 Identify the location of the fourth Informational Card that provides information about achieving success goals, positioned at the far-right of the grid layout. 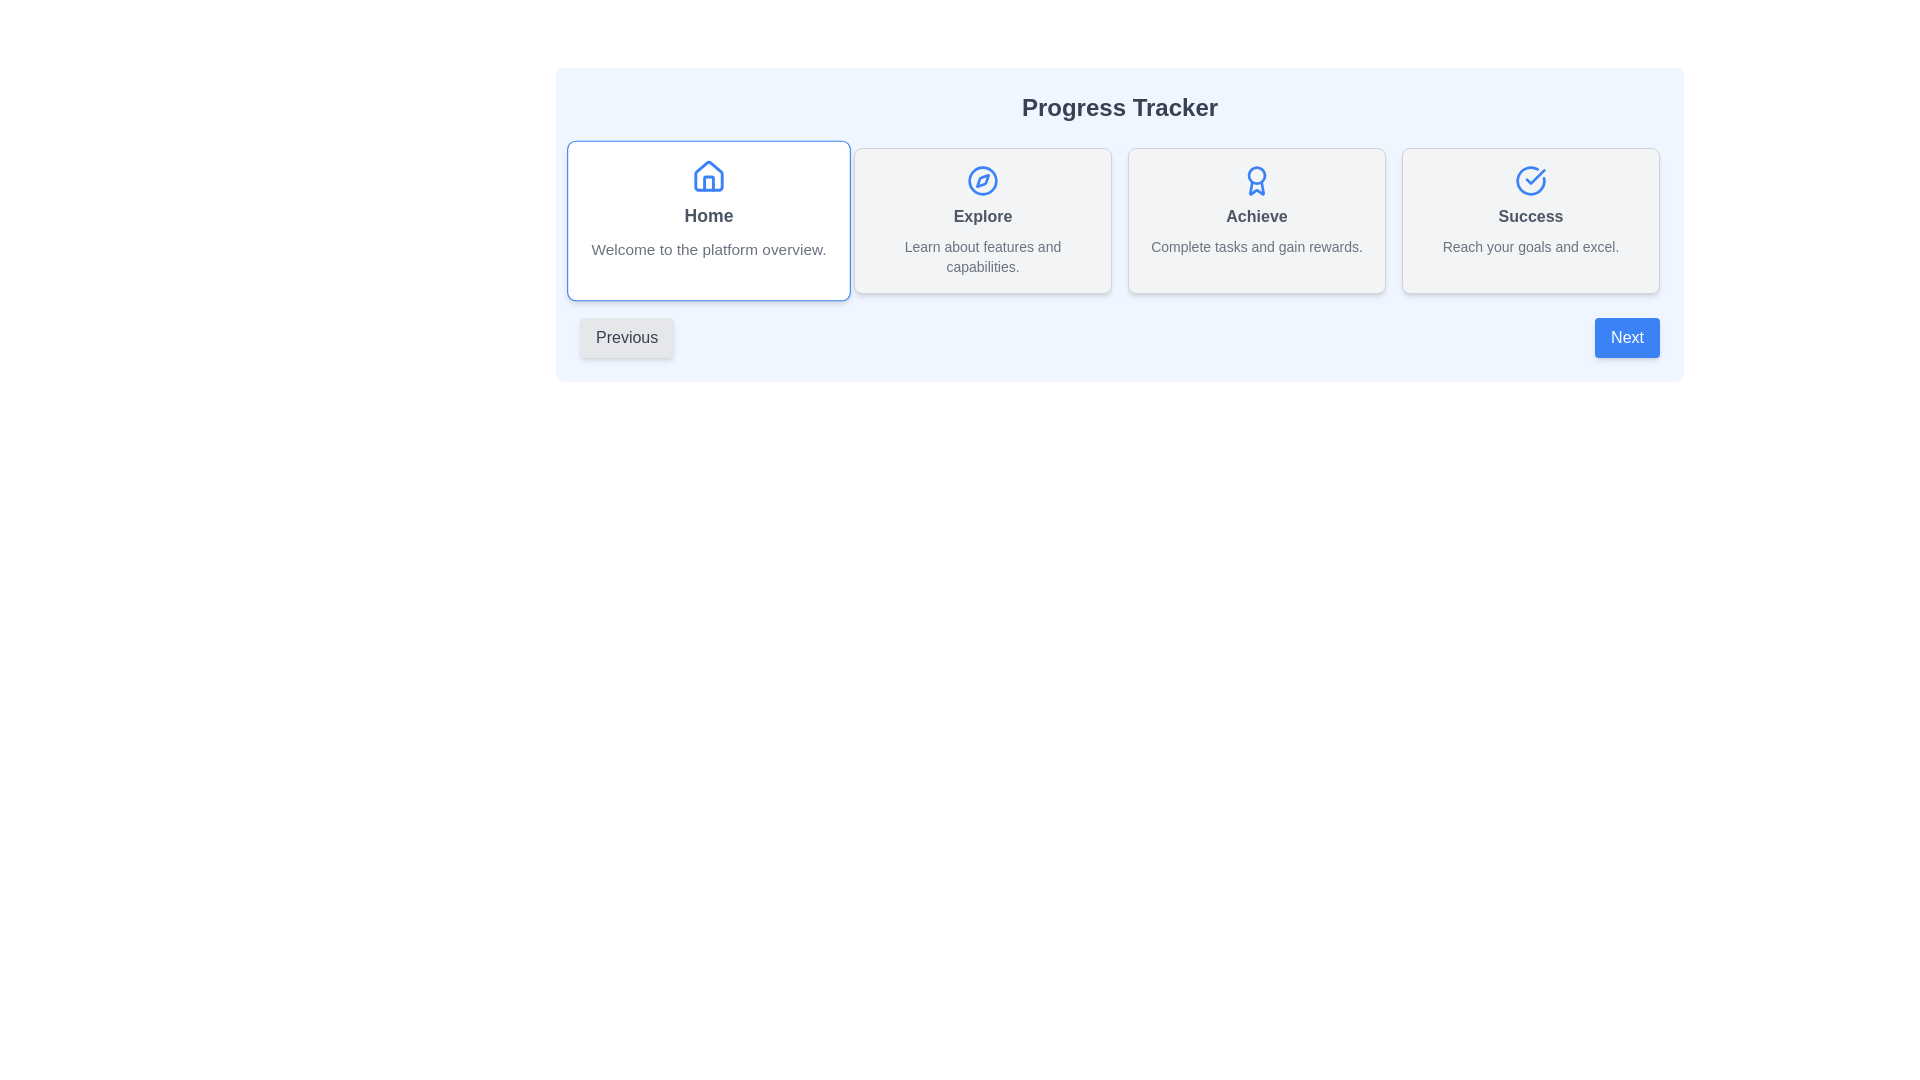
(1530, 220).